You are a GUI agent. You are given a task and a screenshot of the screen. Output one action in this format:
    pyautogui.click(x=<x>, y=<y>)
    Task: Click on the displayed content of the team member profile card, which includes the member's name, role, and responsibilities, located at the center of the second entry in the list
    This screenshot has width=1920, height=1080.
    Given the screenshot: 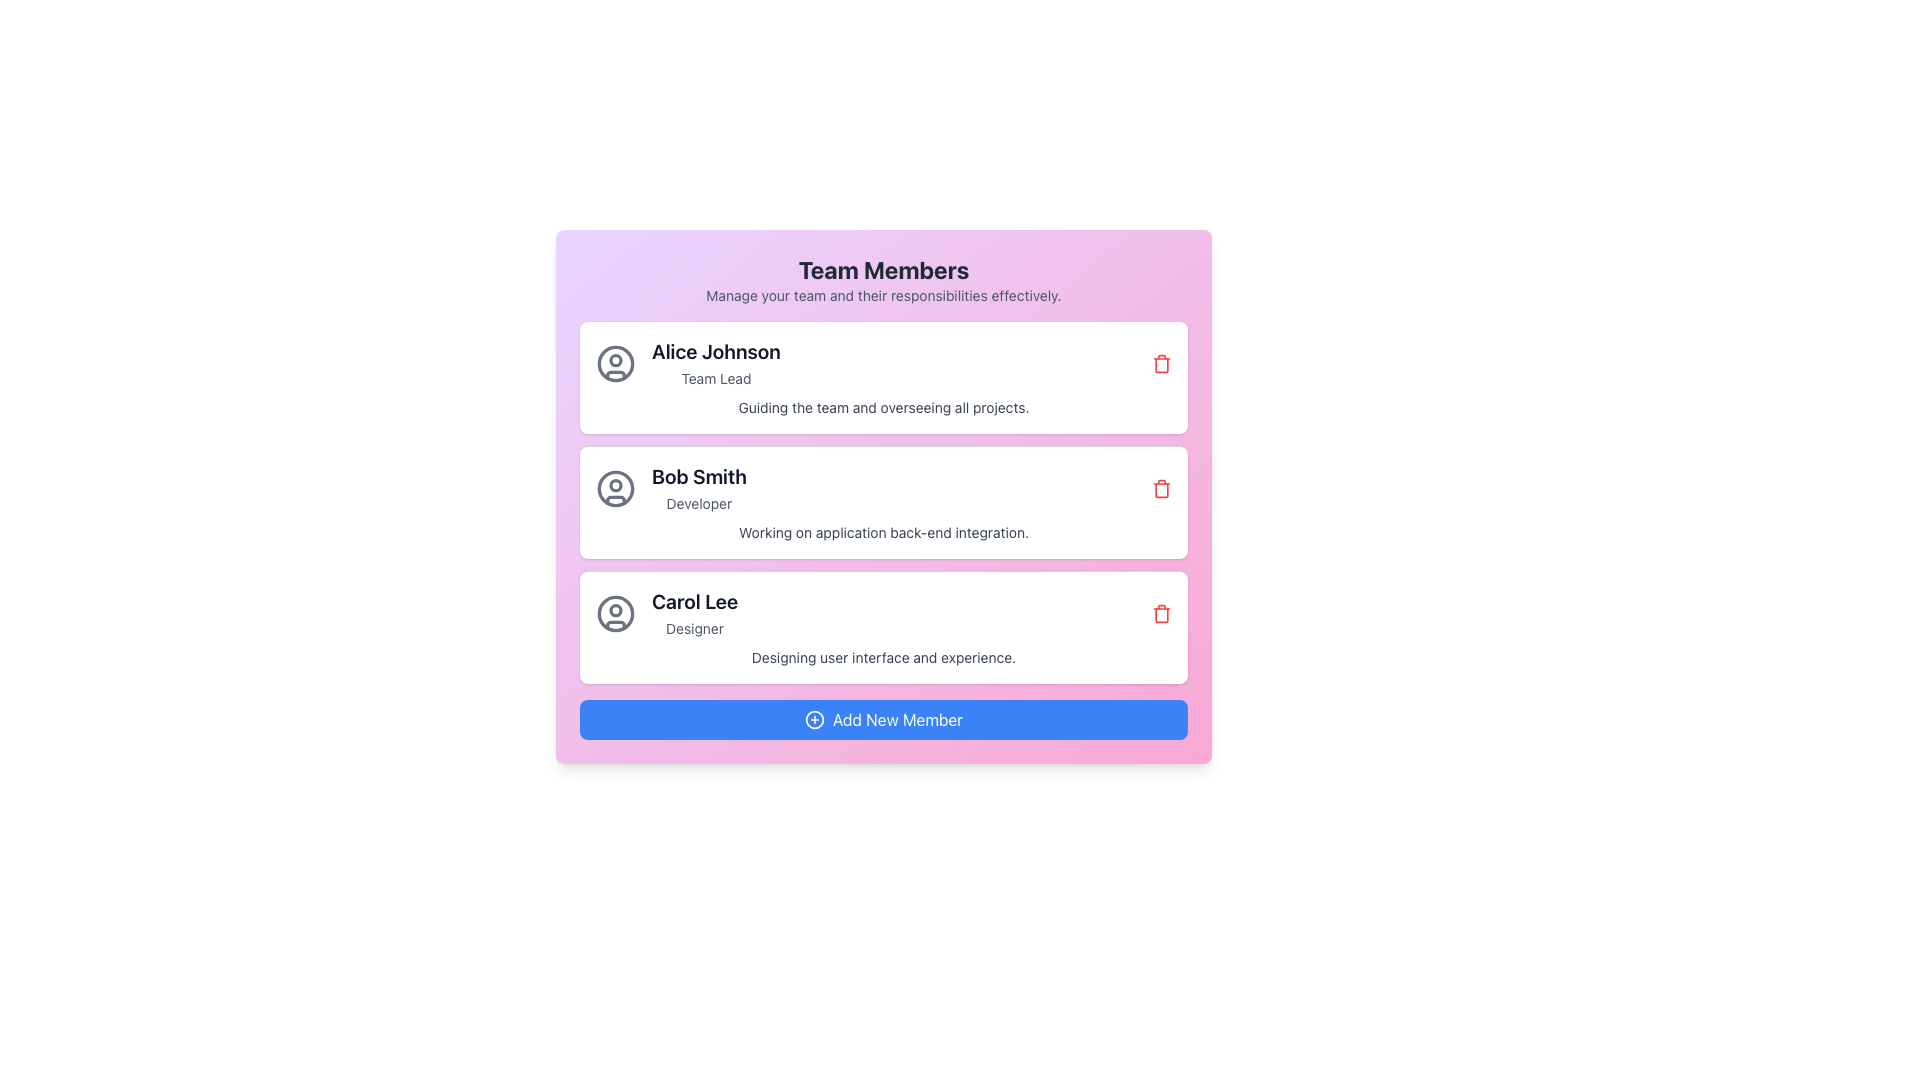 What is the action you would take?
    pyautogui.click(x=882, y=496)
    